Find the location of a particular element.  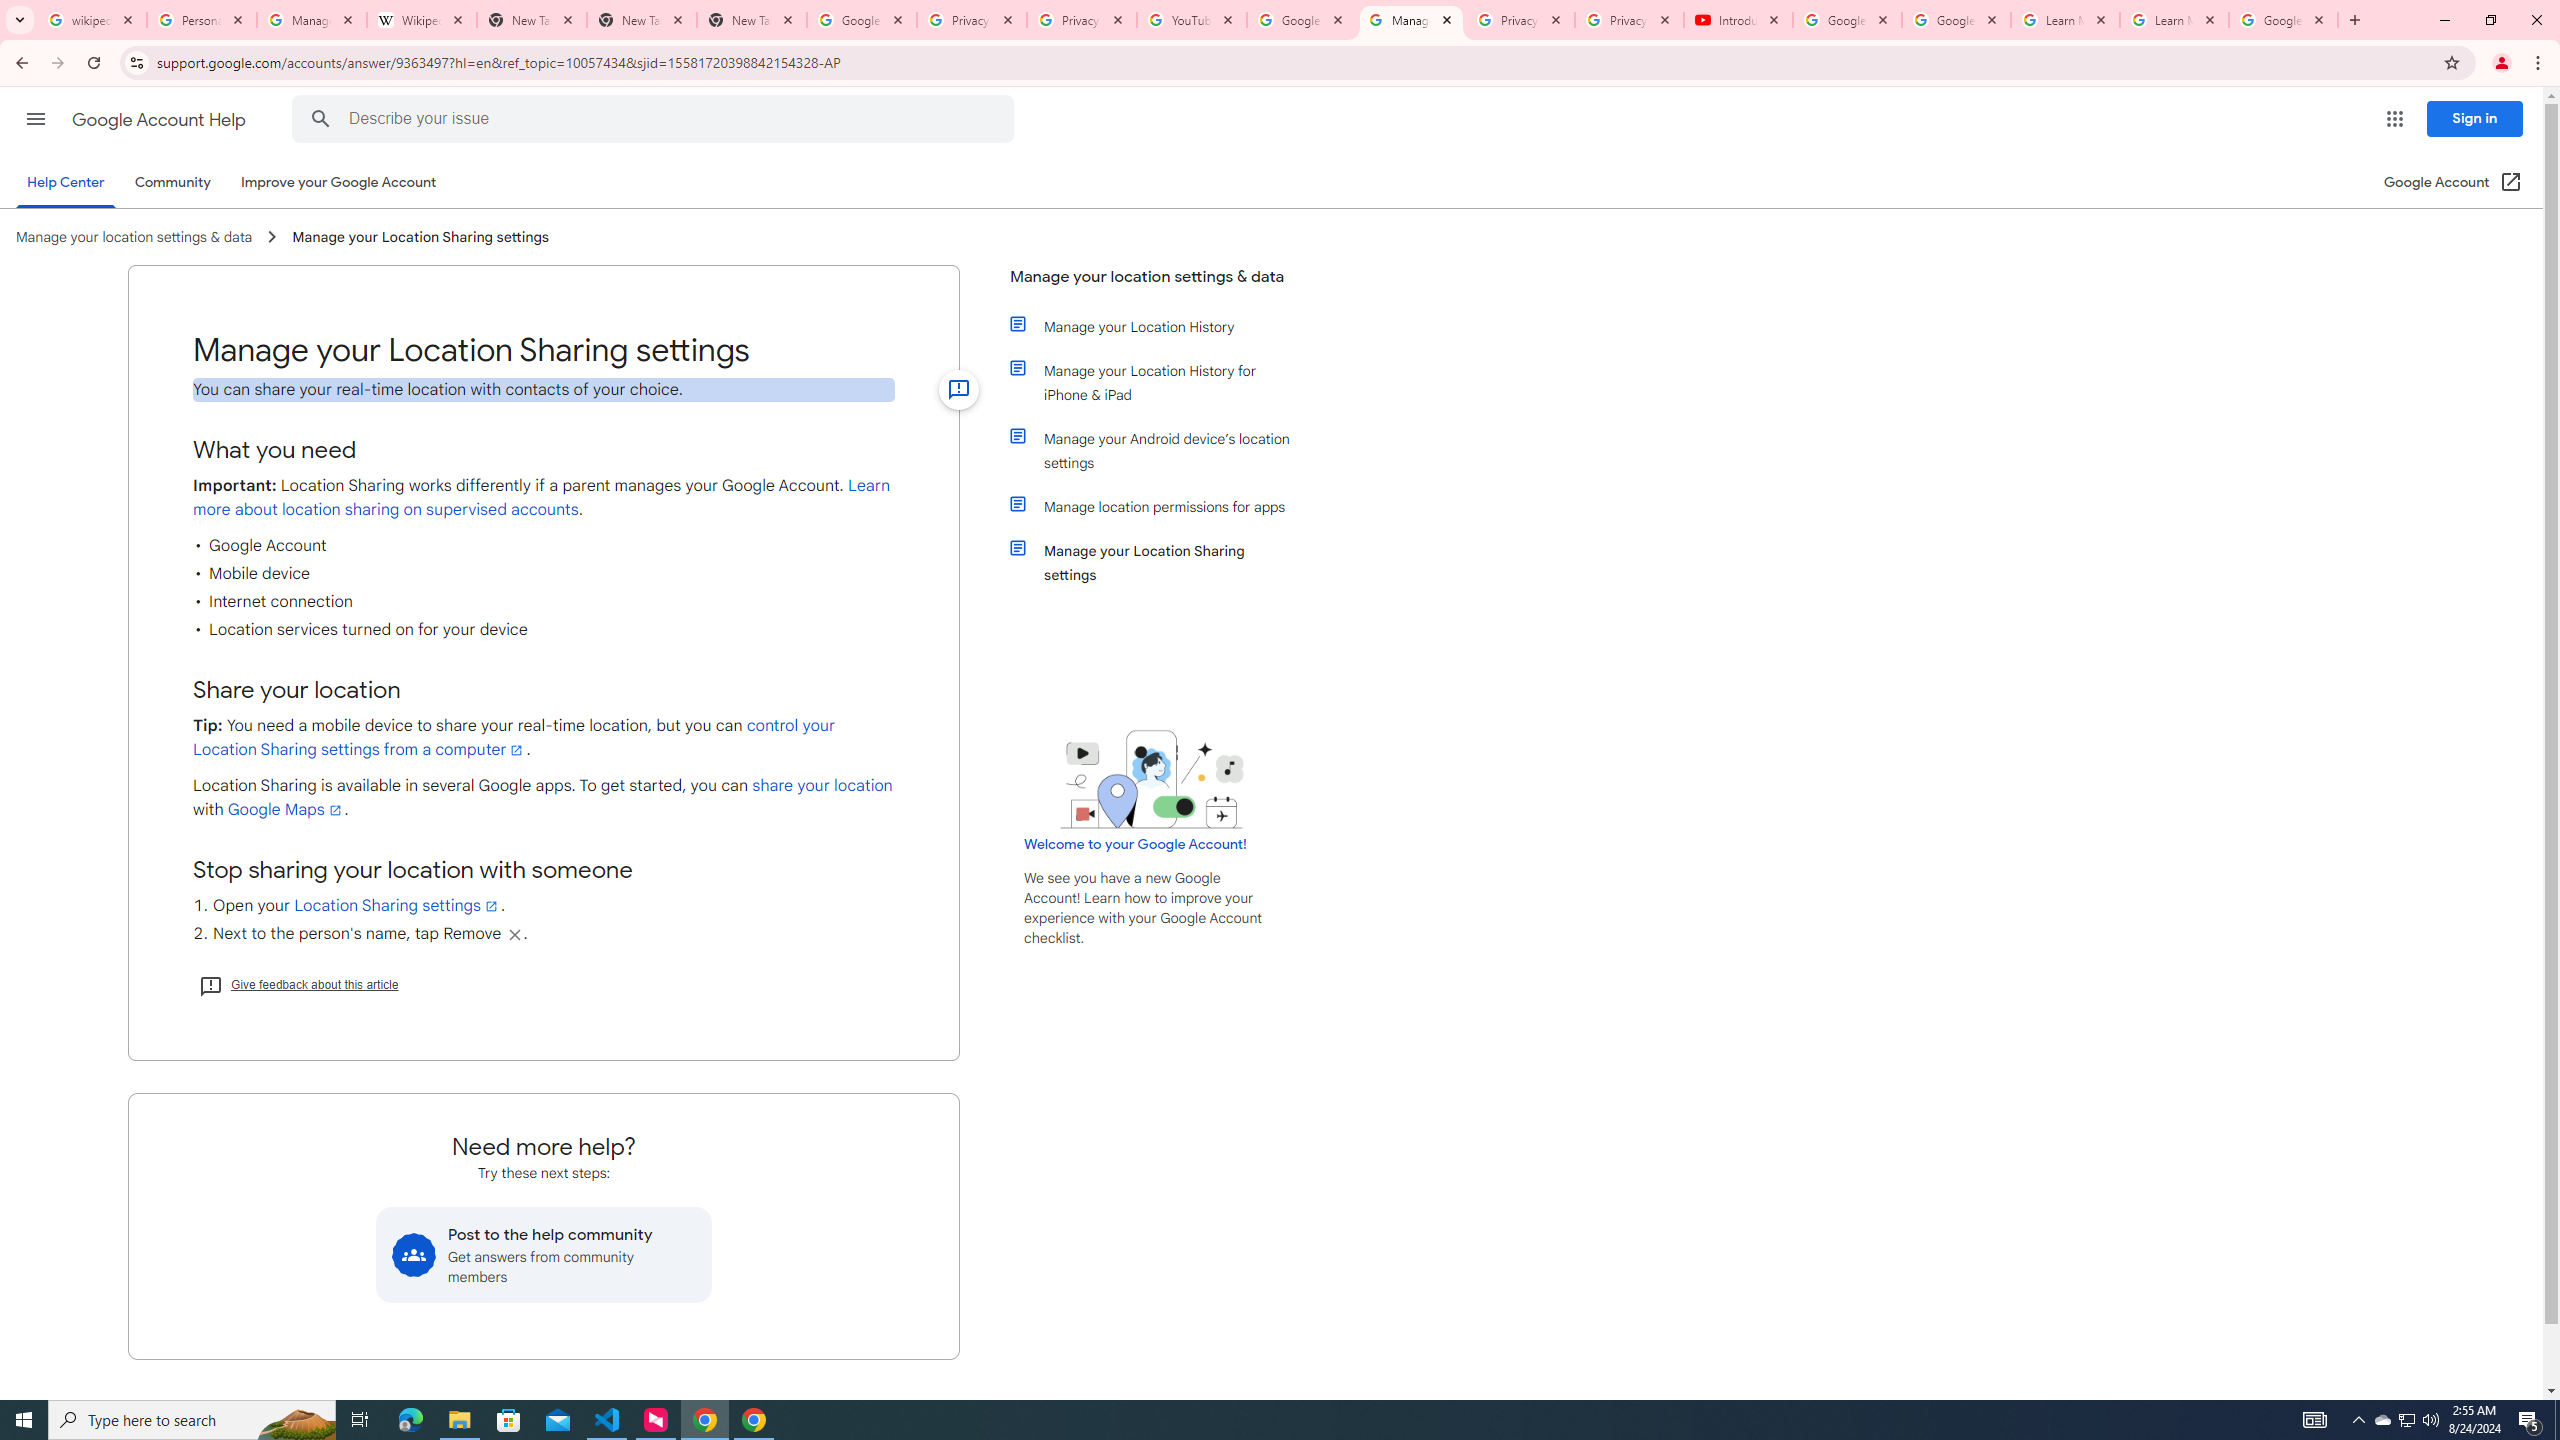

'Help Center' is located at coordinates (65, 181).